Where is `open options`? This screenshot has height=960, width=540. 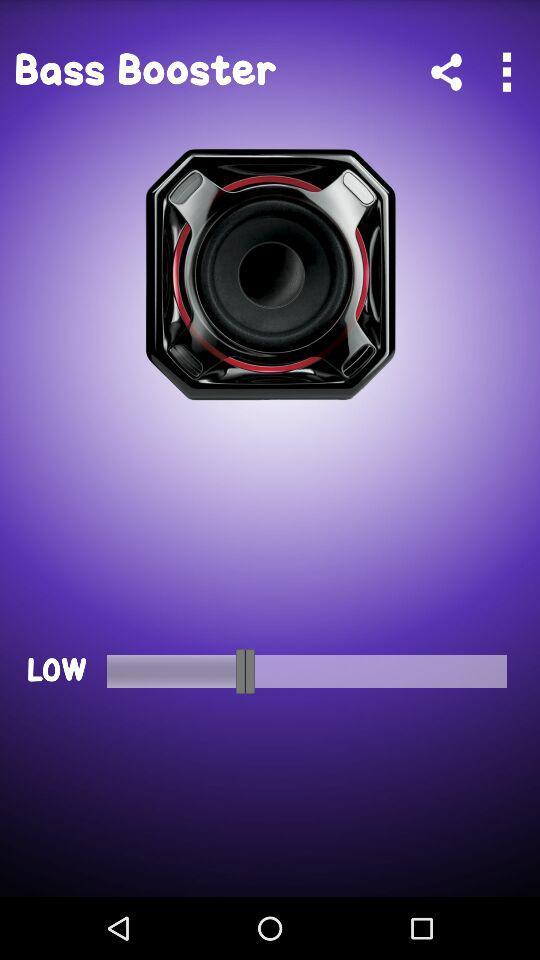 open options is located at coordinates (505, 72).